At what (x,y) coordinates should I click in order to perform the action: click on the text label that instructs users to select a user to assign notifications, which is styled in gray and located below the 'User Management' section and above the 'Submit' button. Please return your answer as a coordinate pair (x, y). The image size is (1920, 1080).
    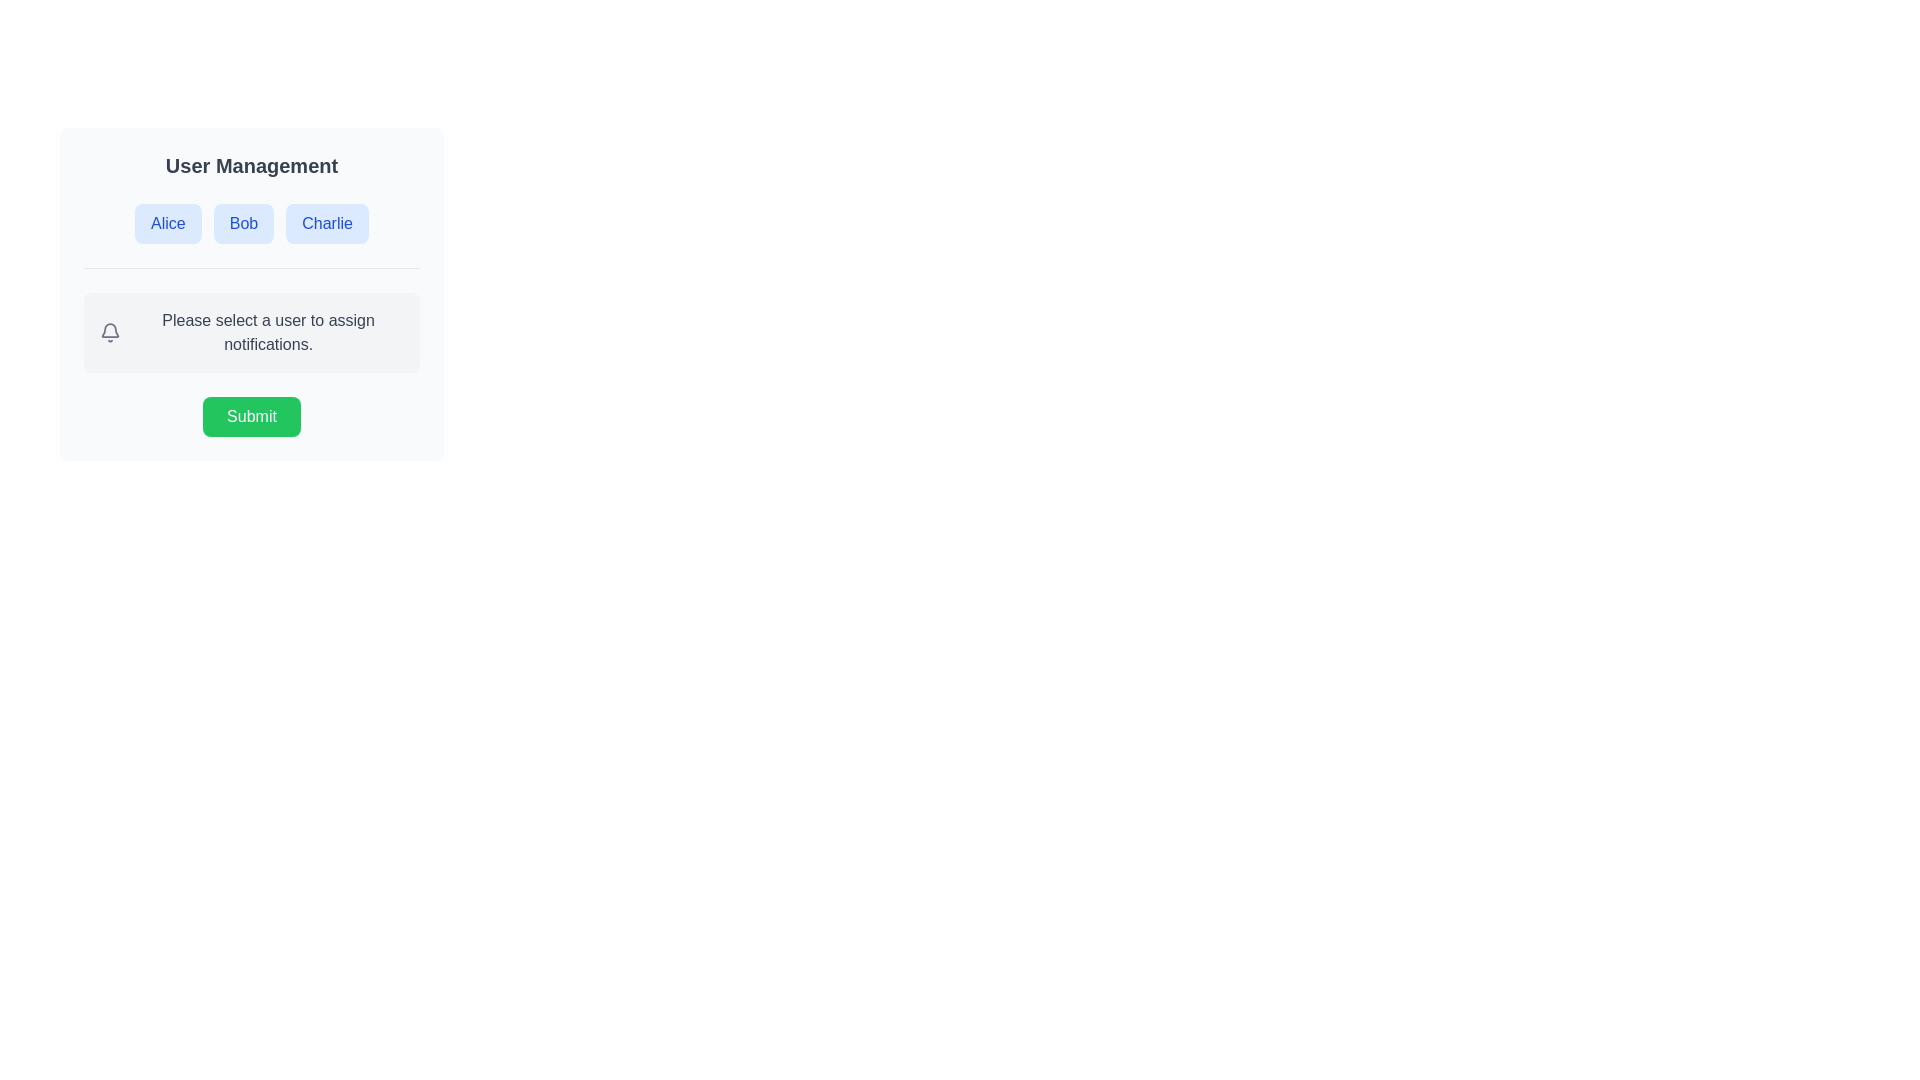
    Looking at the image, I should click on (267, 331).